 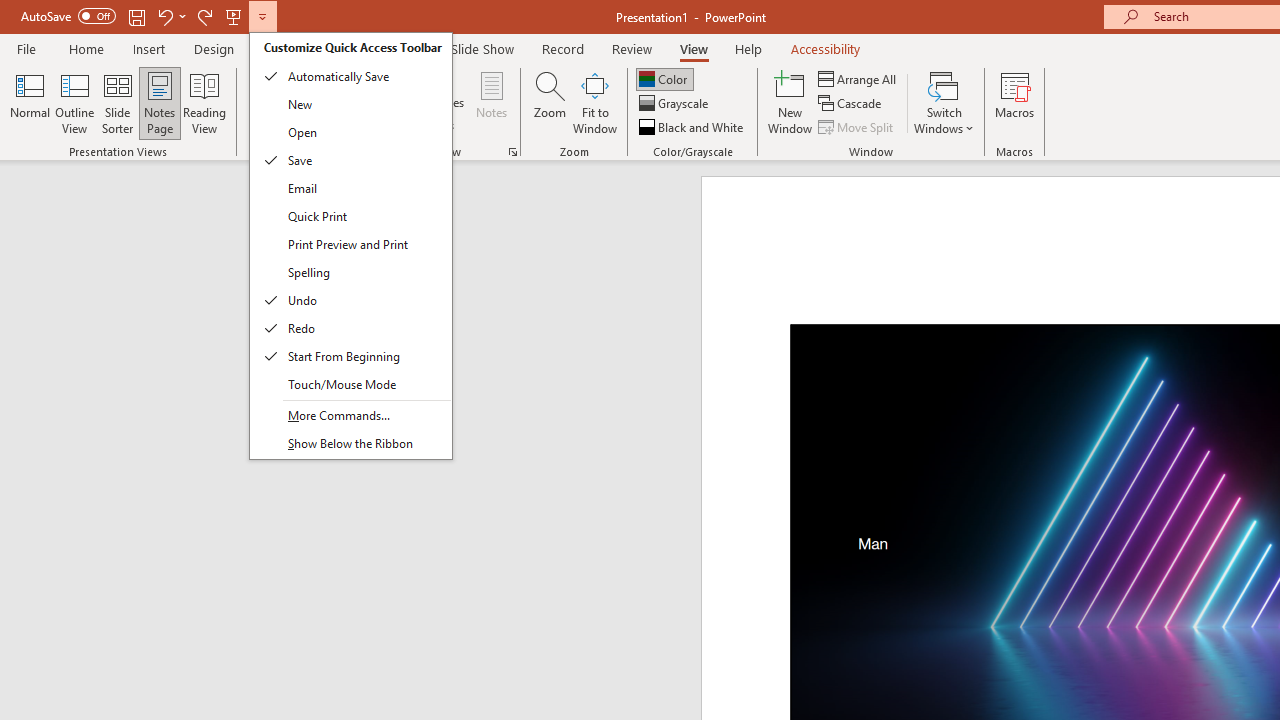 What do you see at coordinates (857, 127) in the screenshot?
I see `'Move Split'` at bounding box center [857, 127].